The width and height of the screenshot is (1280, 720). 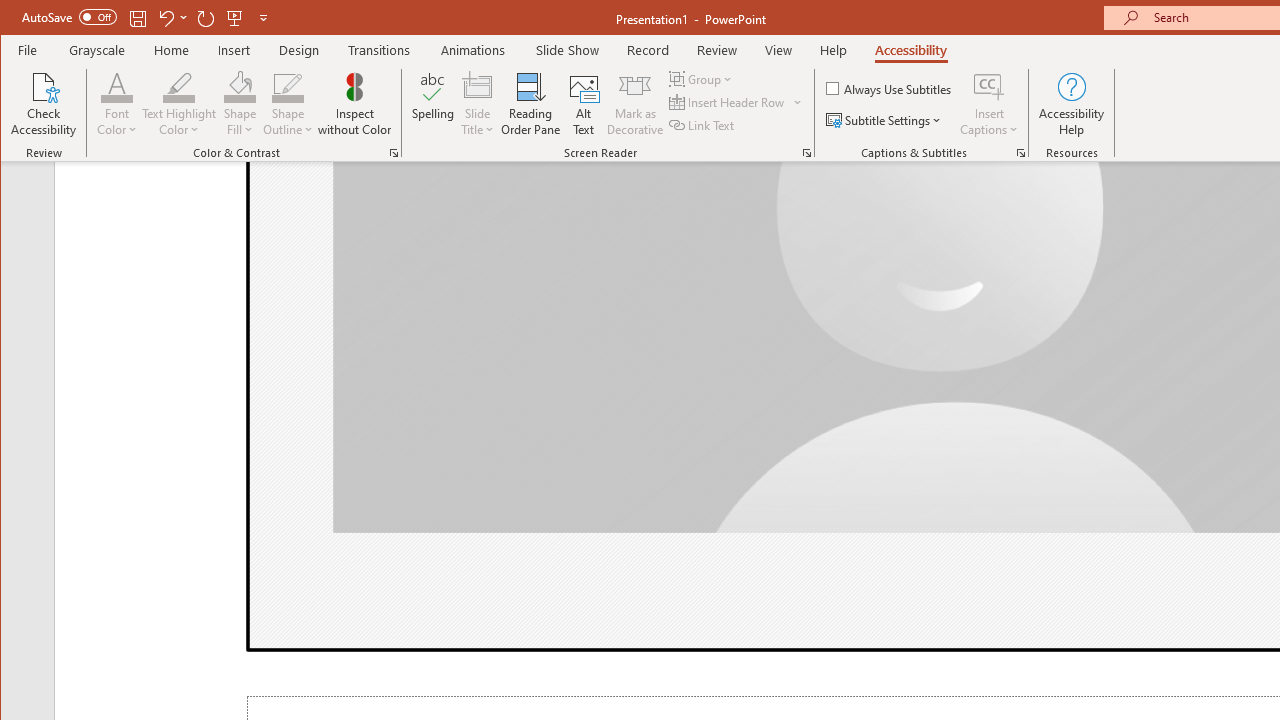 I want to click on 'Spelling...', so click(x=432, y=104).